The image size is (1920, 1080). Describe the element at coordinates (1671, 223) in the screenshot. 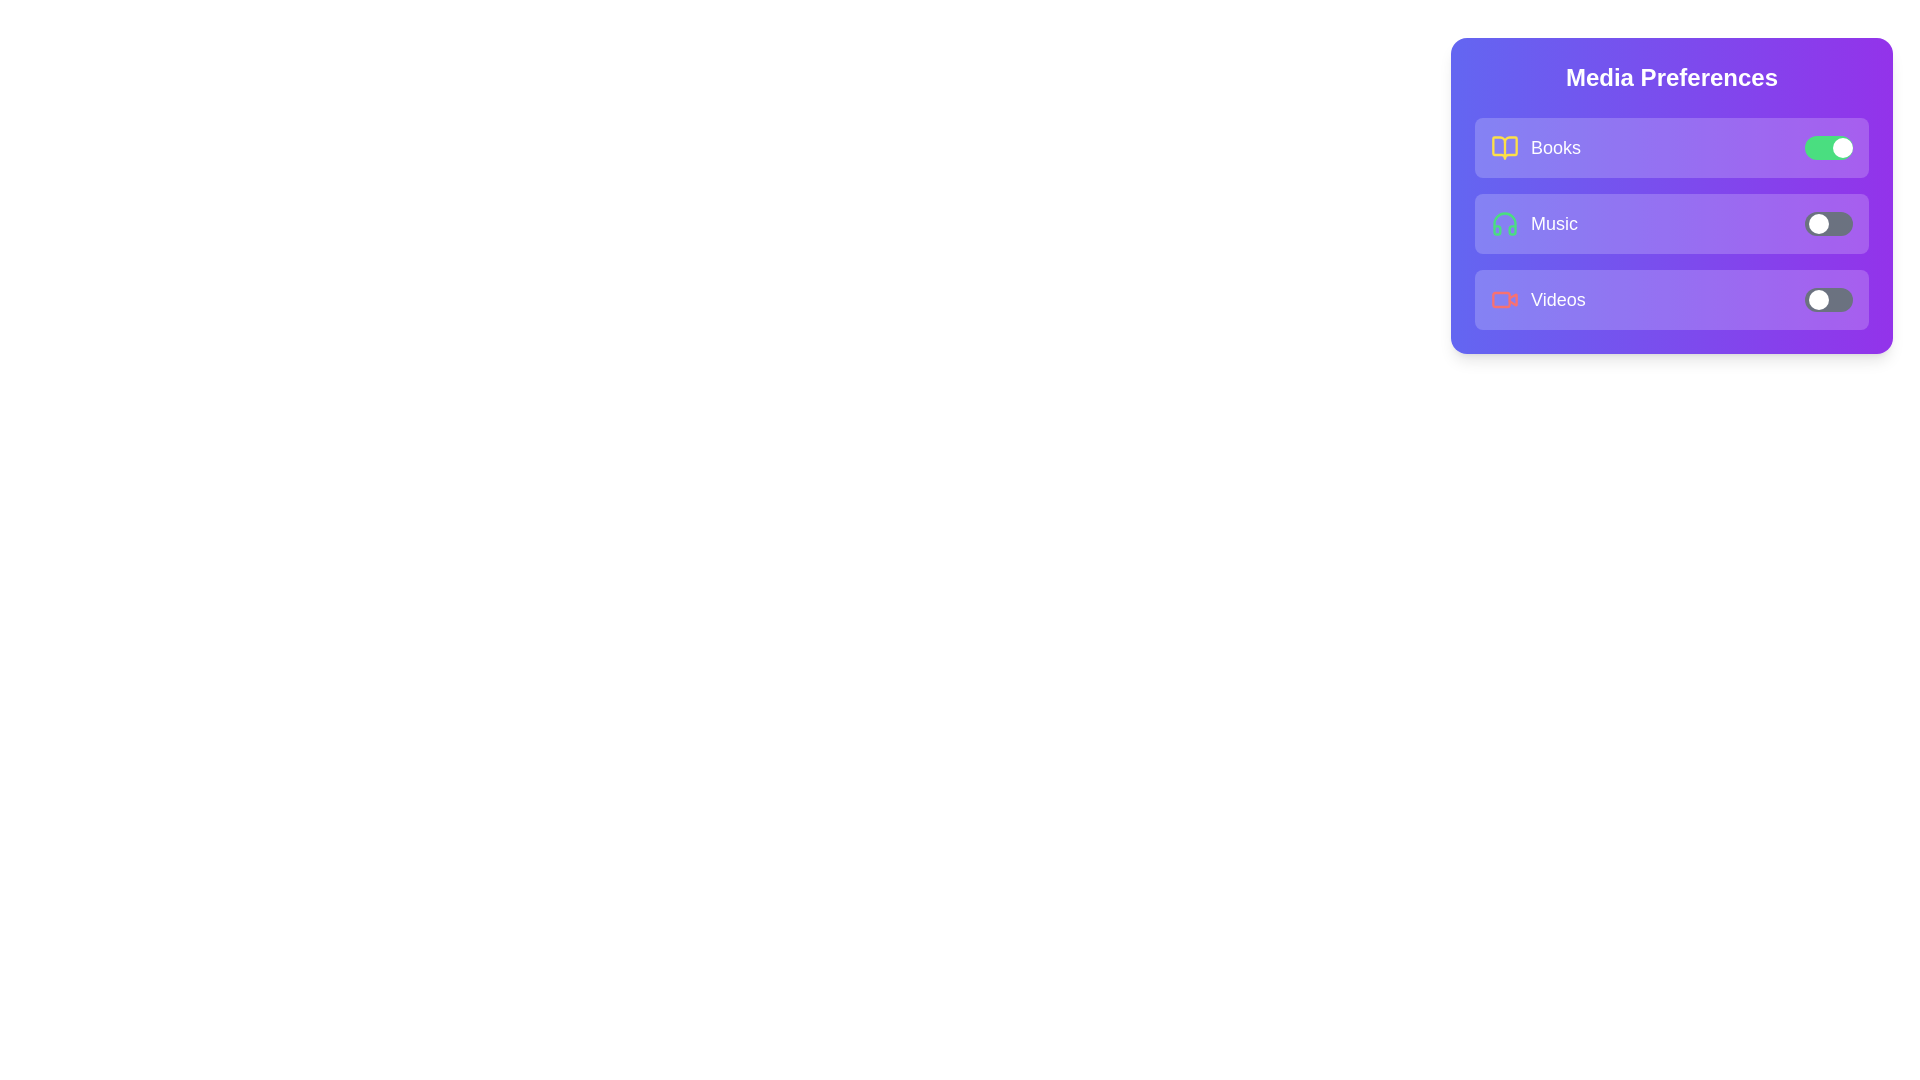

I see `the 'Music' toggleable list item` at that location.